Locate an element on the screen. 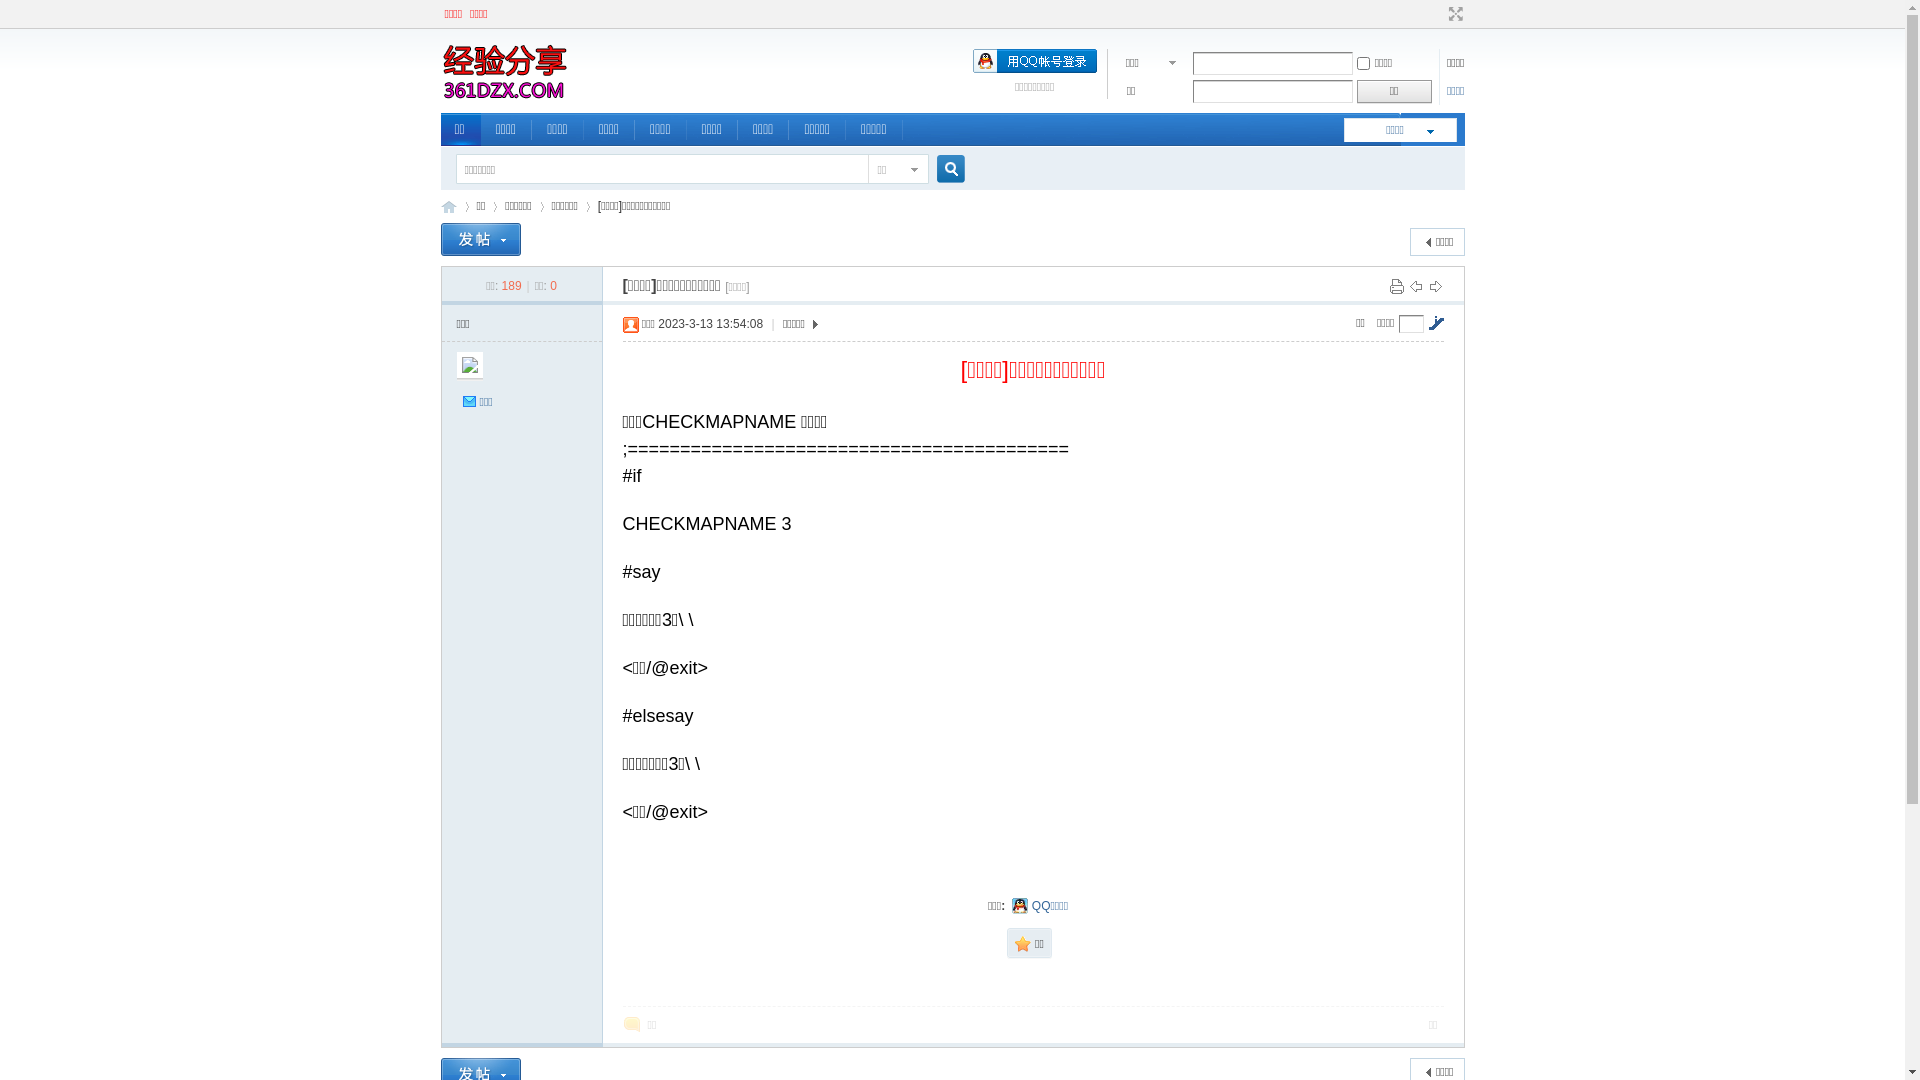 Image resolution: width=1920 pixels, height=1080 pixels. 'true' is located at coordinates (941, 168).